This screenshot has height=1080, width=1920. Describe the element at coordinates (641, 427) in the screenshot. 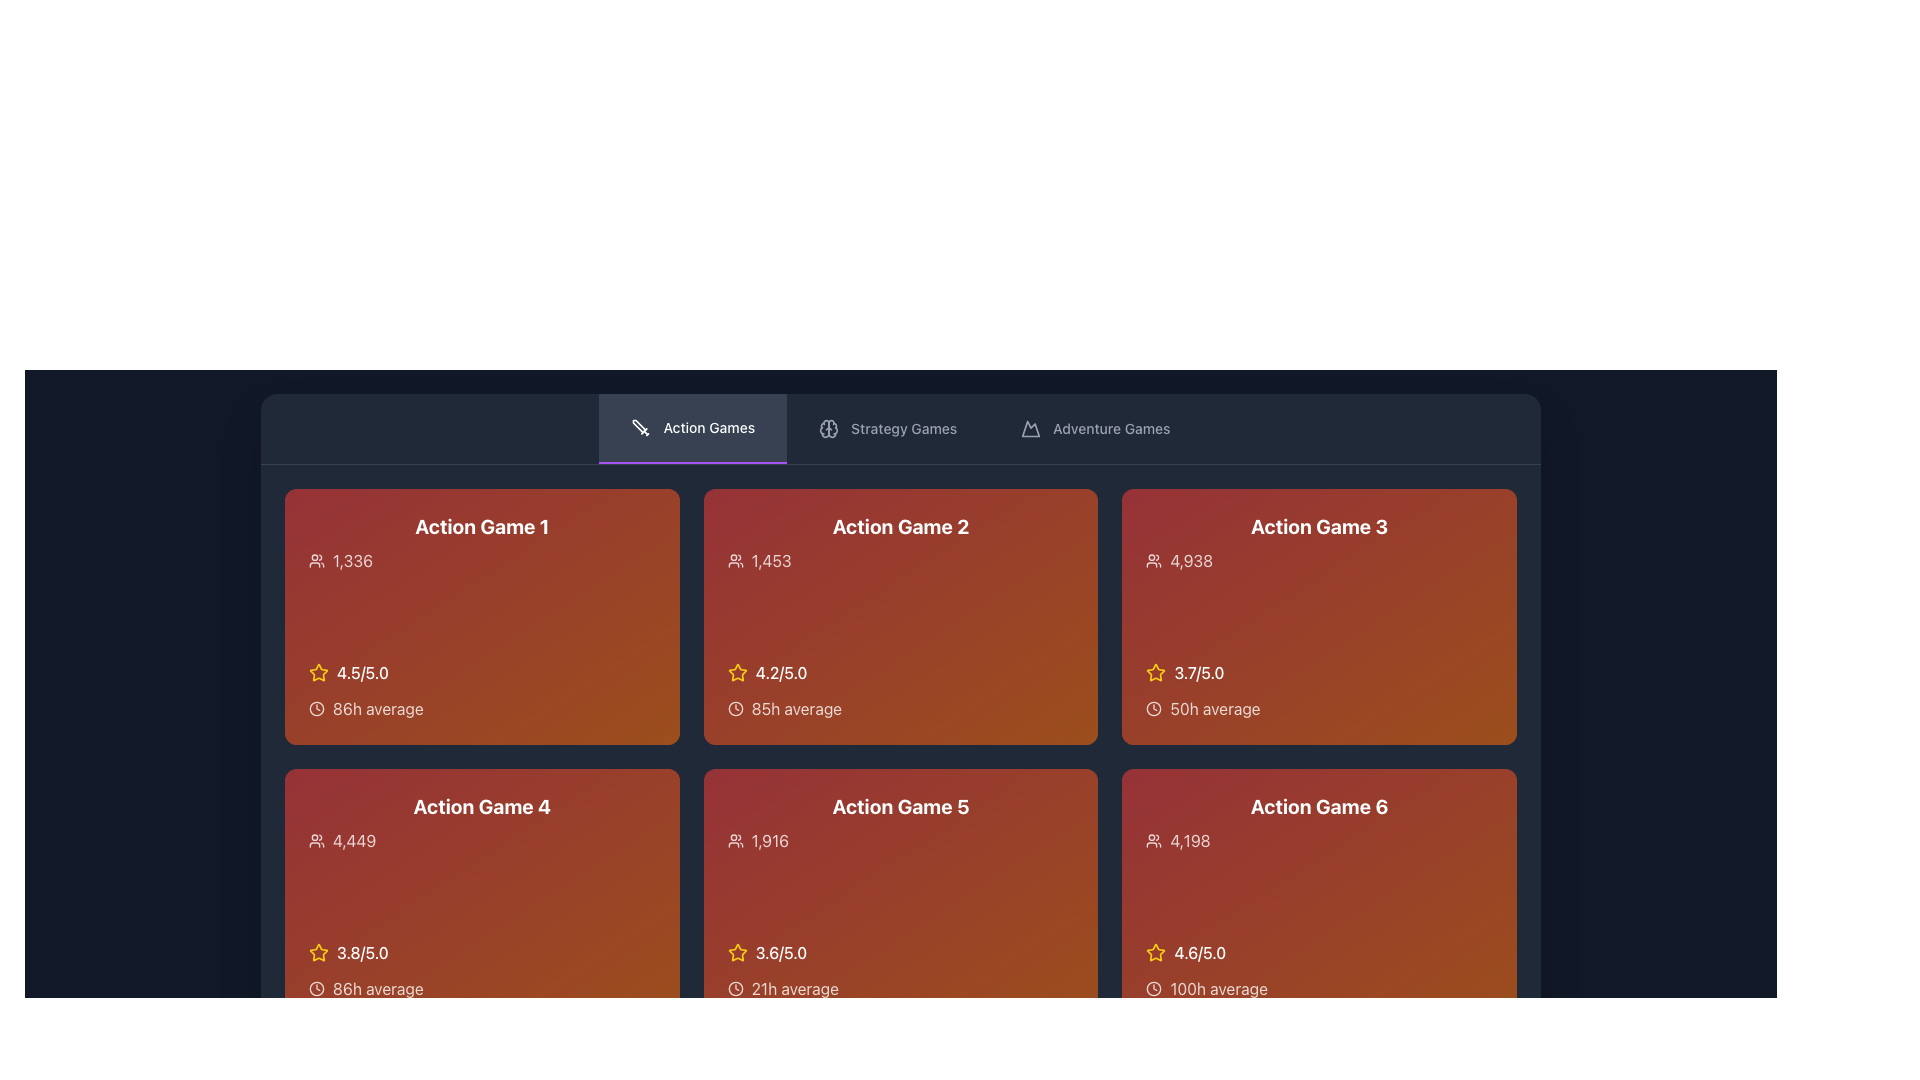

I see `the sword-shaped icon located to the left of the 'Action Games' text within the highlighted section header` at that location.